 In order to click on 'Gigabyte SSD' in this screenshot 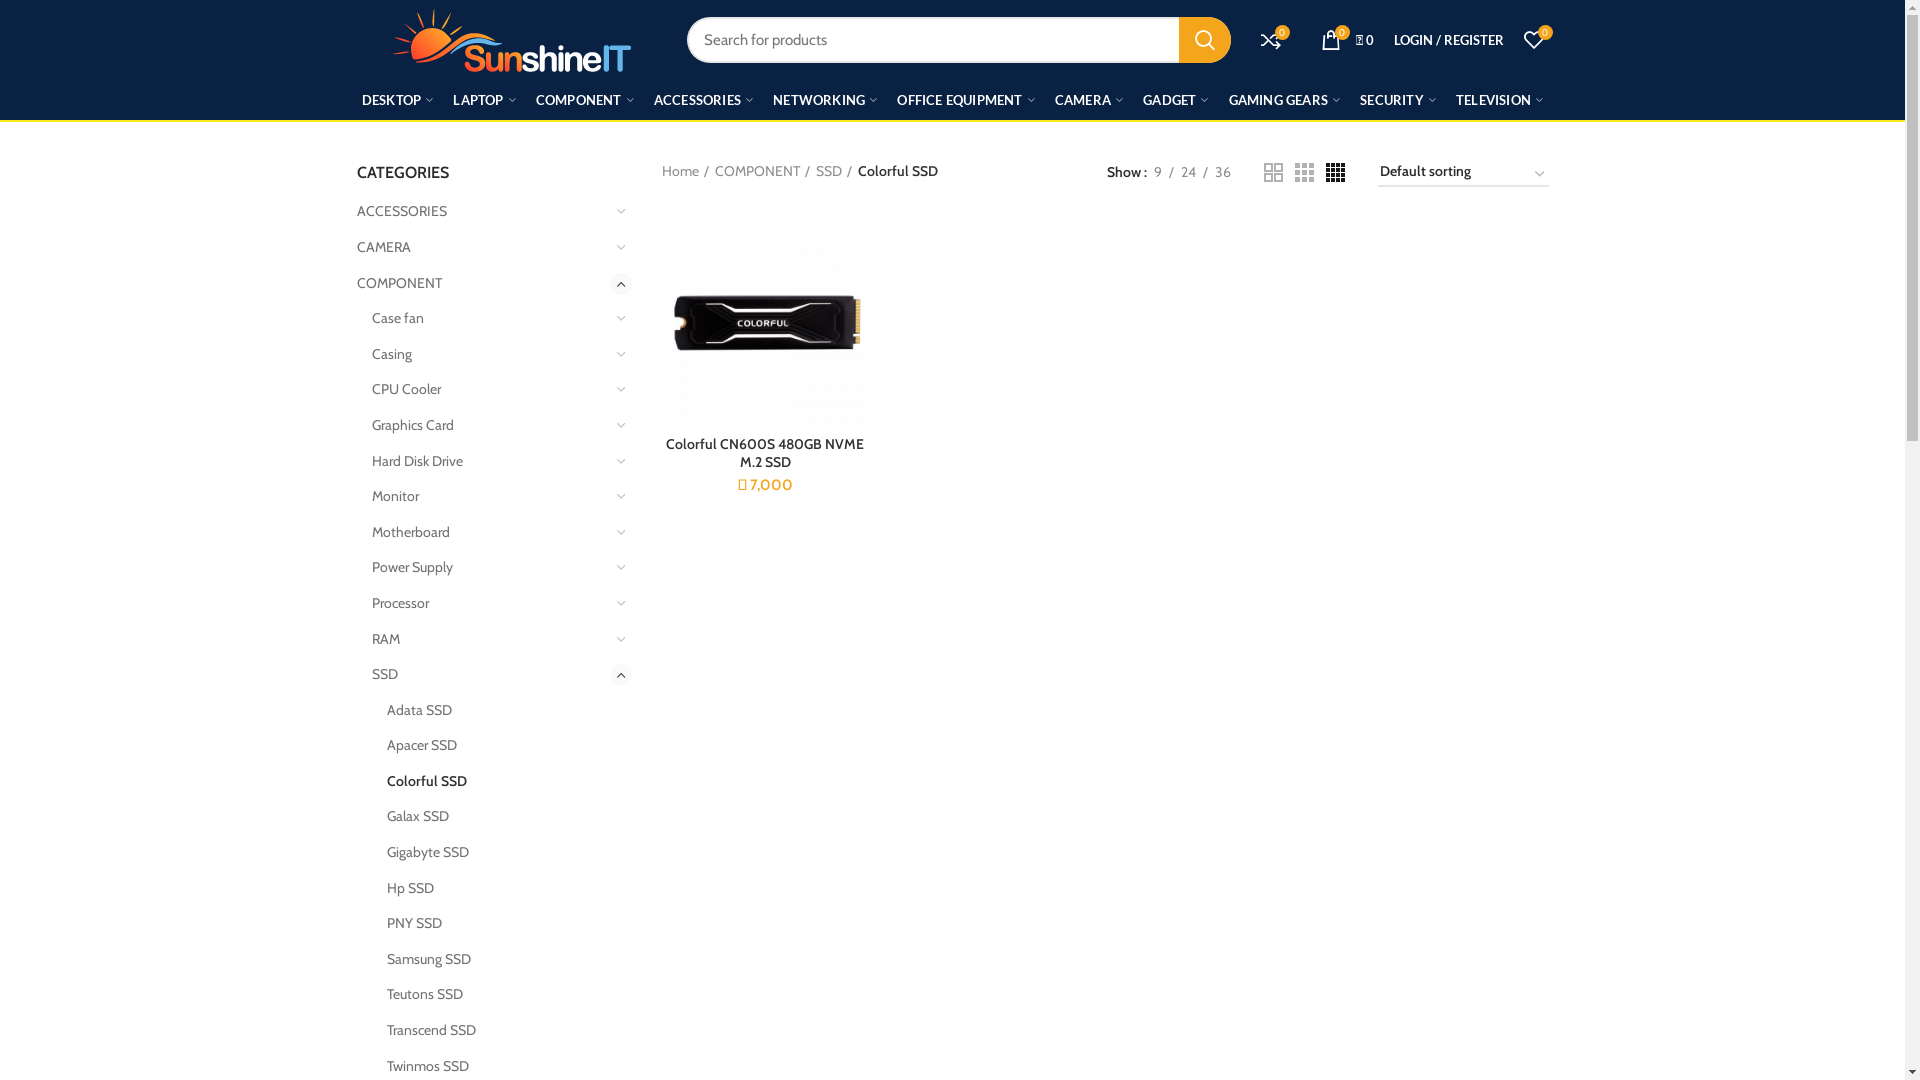, I will do `click(496, 852)`.